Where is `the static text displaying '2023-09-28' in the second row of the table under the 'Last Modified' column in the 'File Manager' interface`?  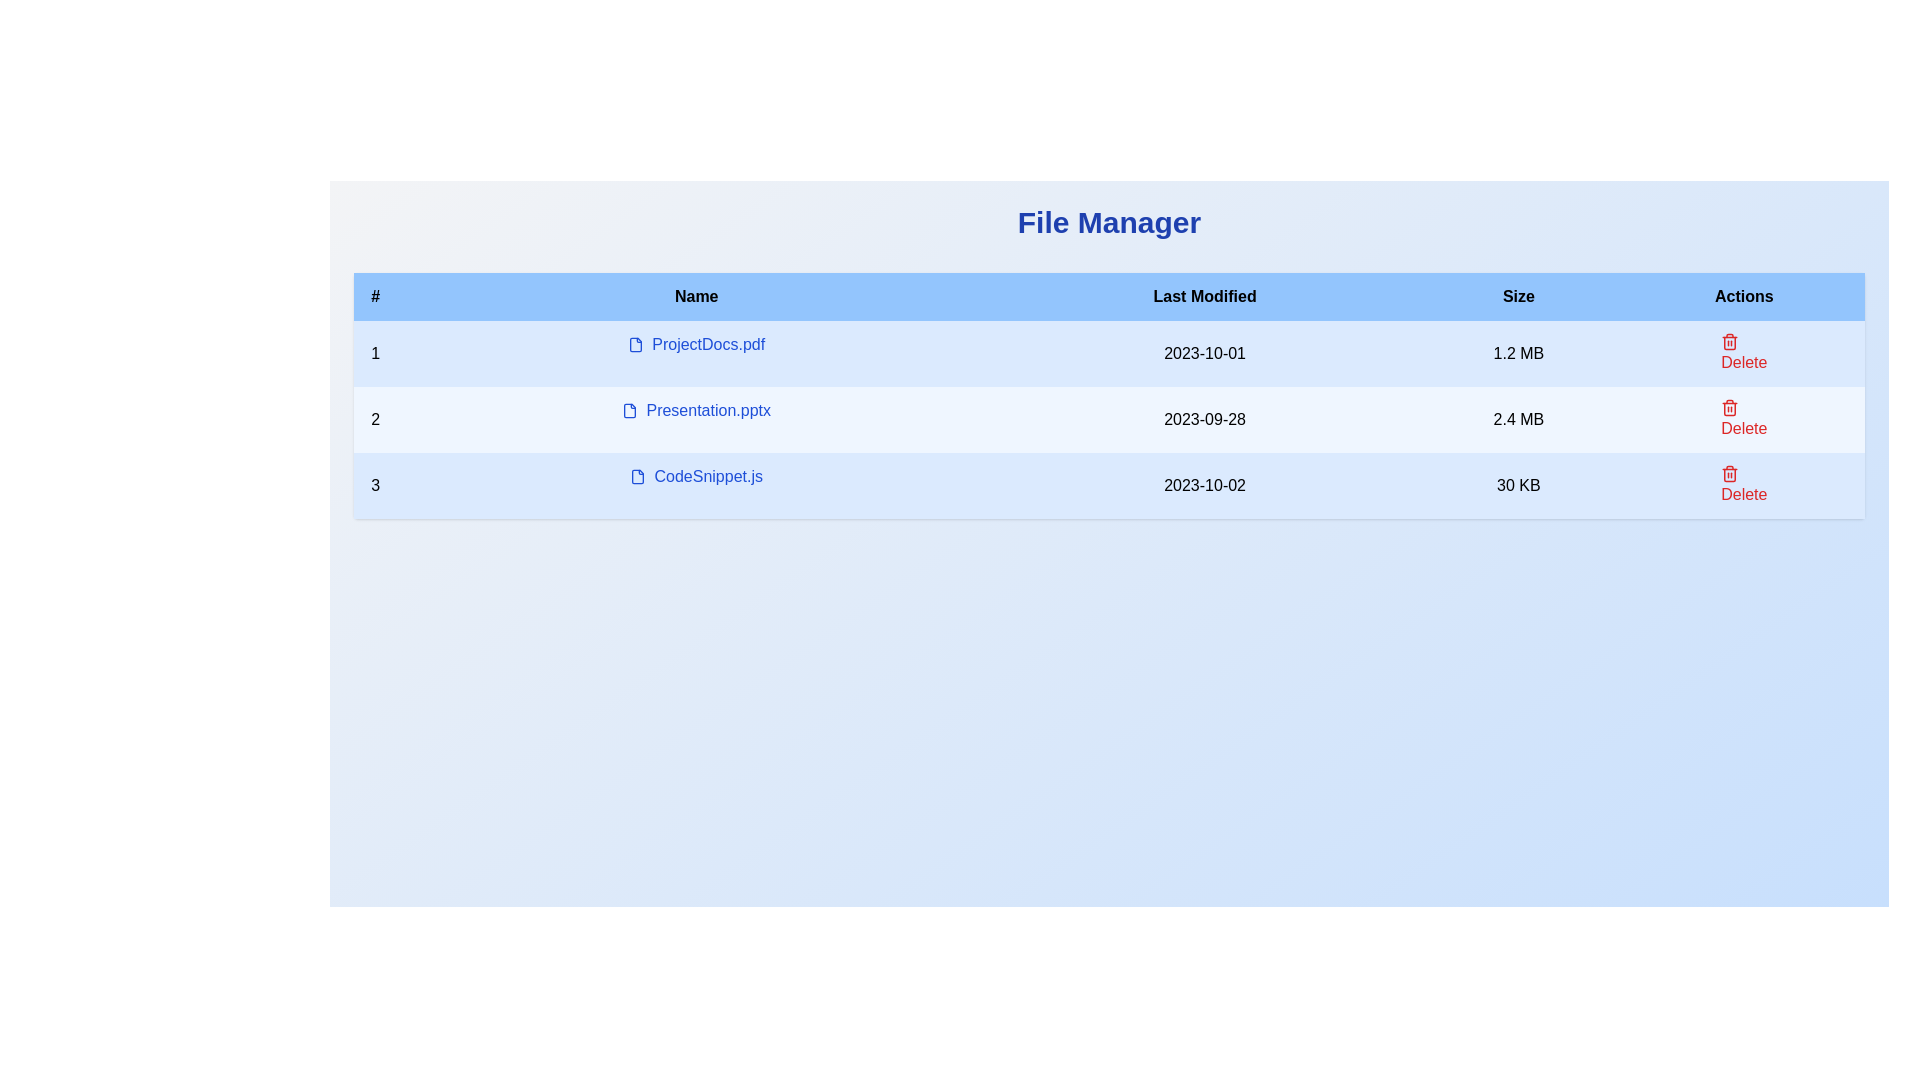
the static text displaying '2023-09-28' in the second row of the table under the 'Last Modified' column in the 'File Manager' interface is located at coordinates (1204, 419).